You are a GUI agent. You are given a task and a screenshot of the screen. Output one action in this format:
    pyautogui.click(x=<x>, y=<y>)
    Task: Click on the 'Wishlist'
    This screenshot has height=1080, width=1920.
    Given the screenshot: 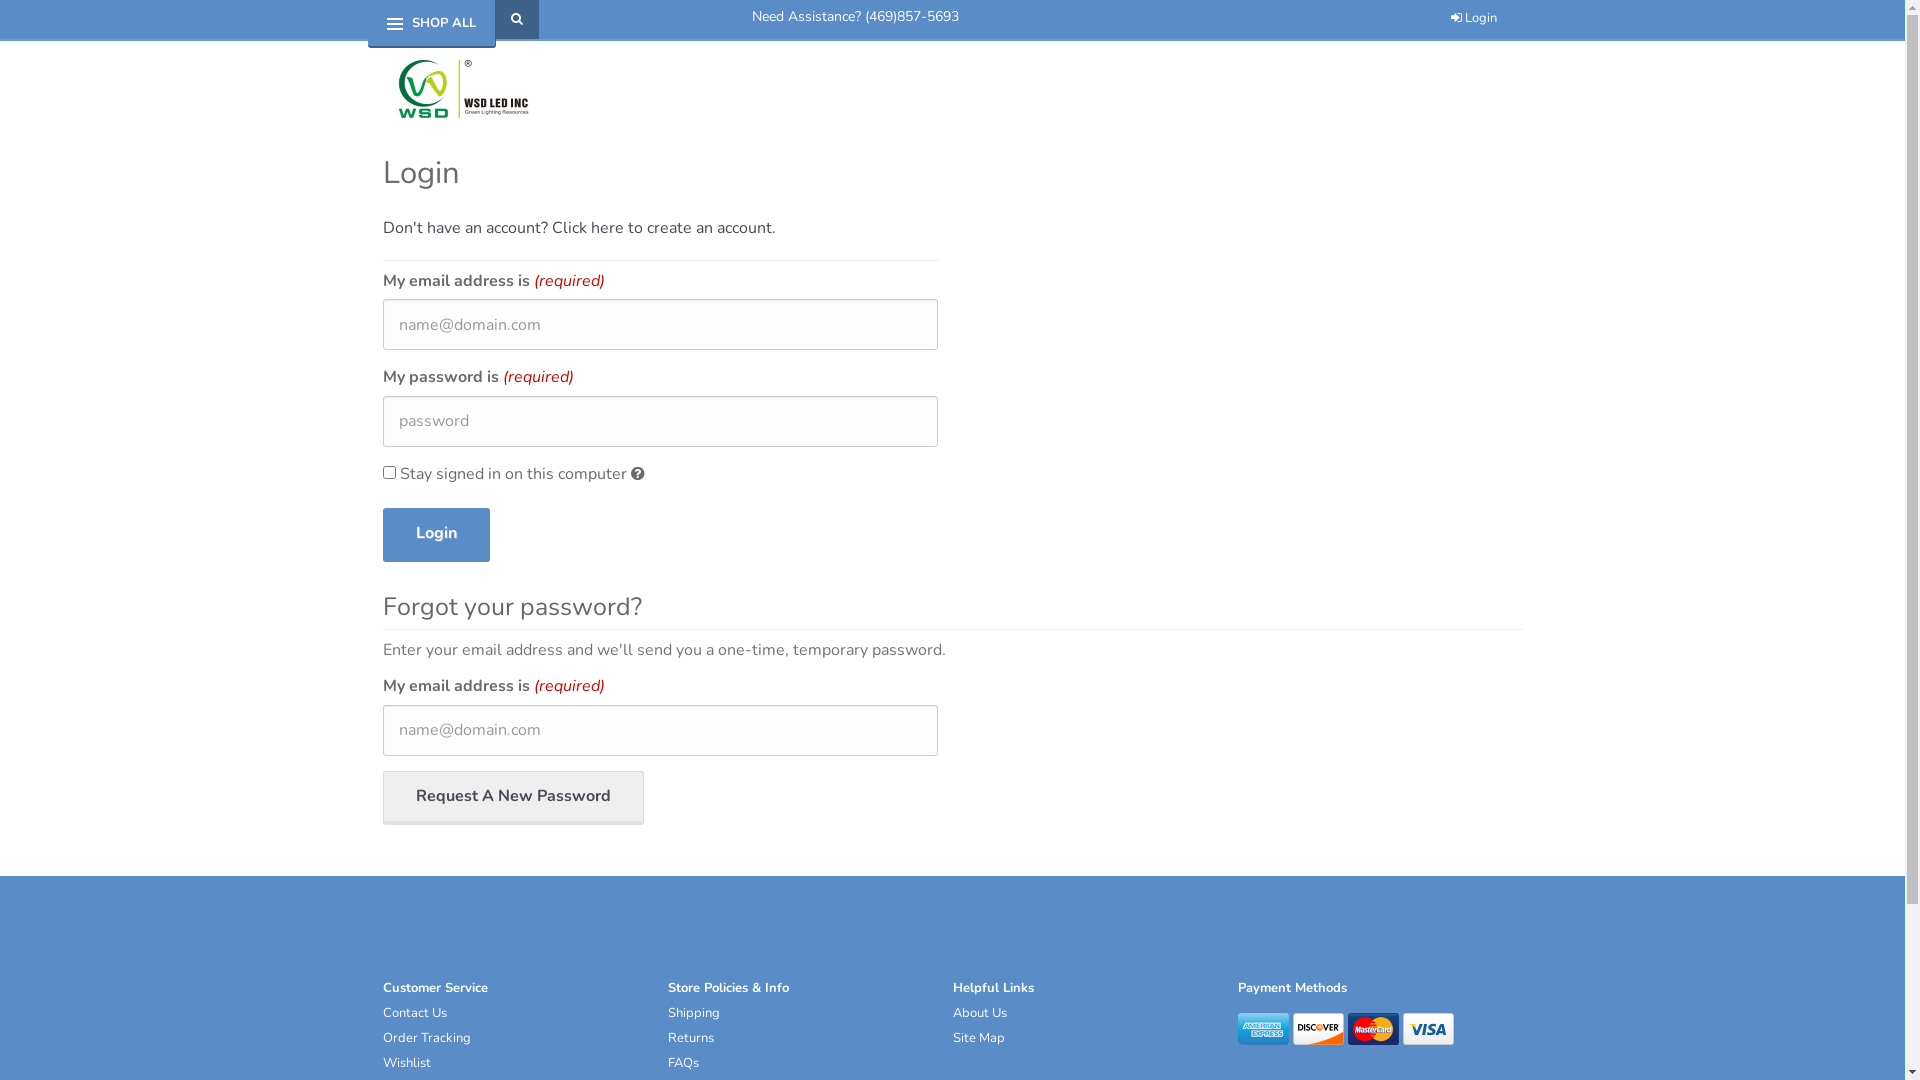 What is the action you would take?
    pyautogui.click(x=405, y=1062)
    